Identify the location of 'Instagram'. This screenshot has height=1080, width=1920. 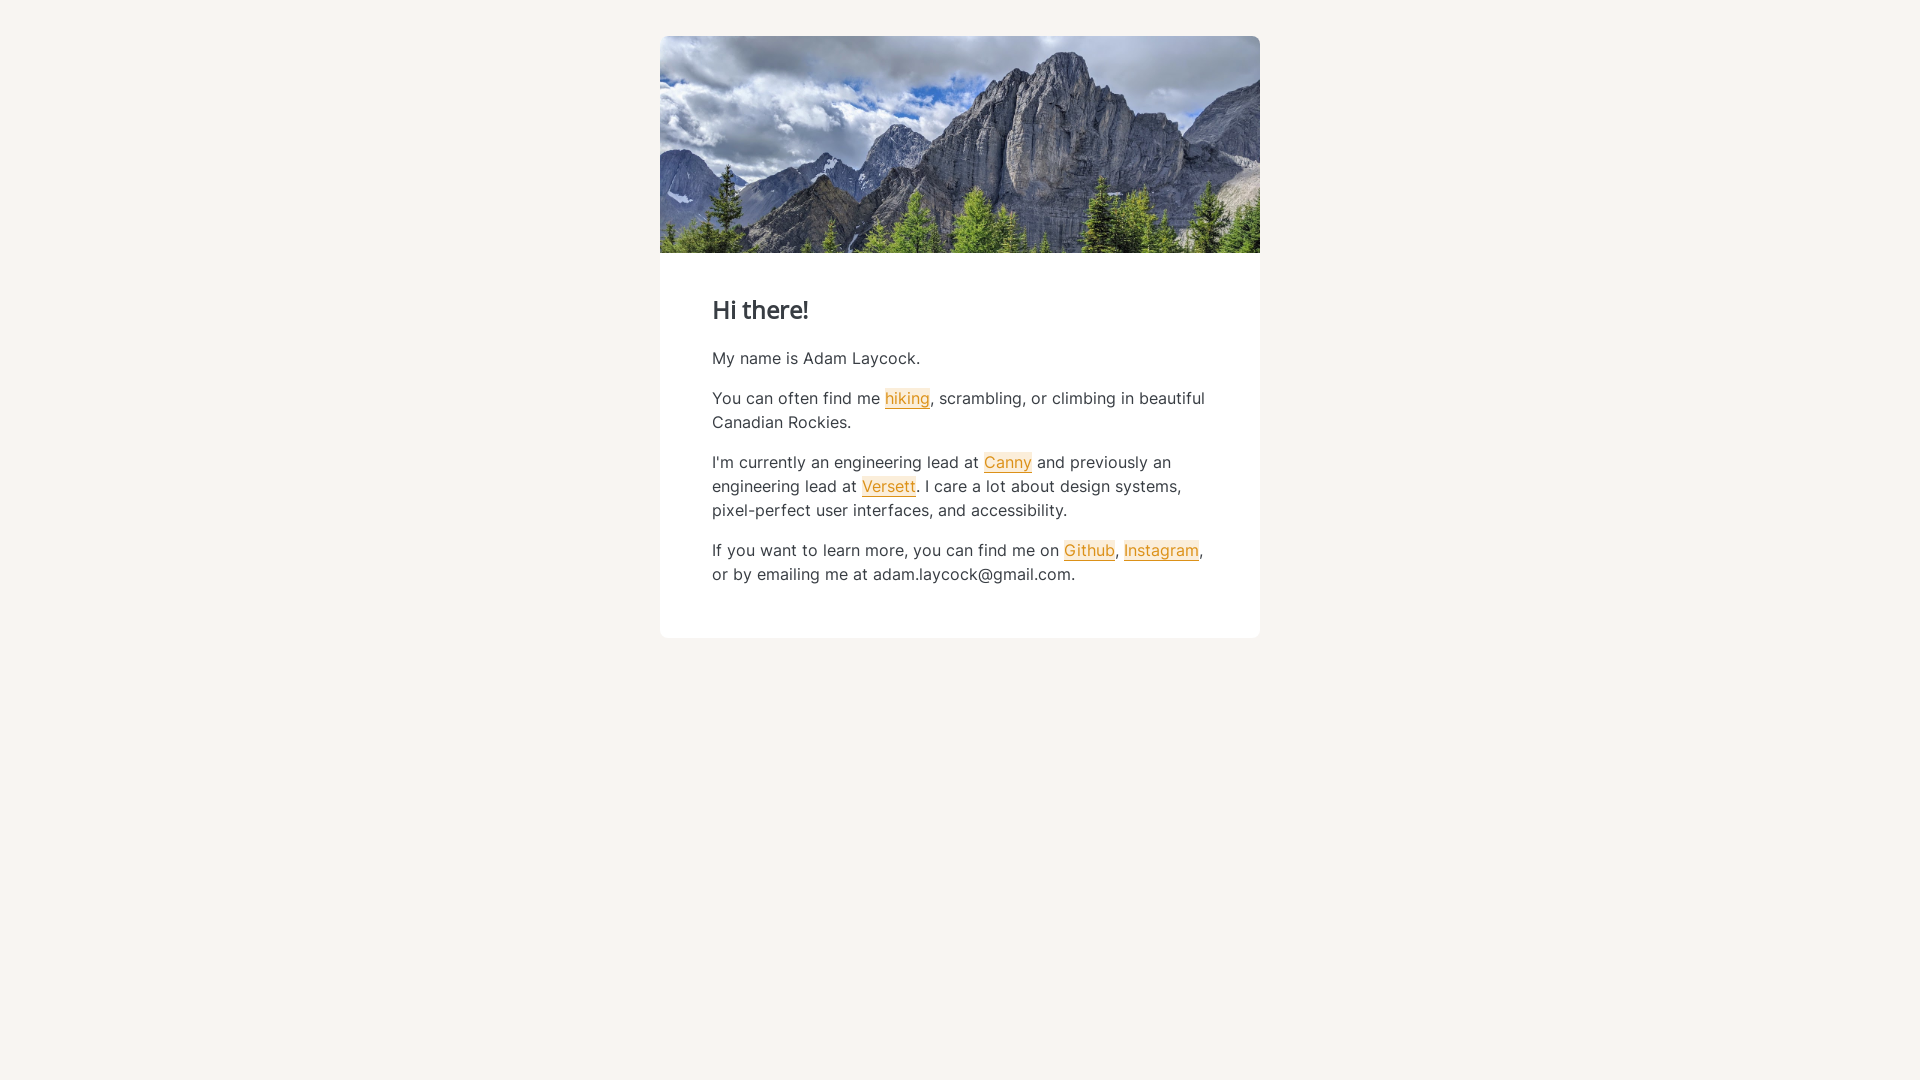
(1161, 550).